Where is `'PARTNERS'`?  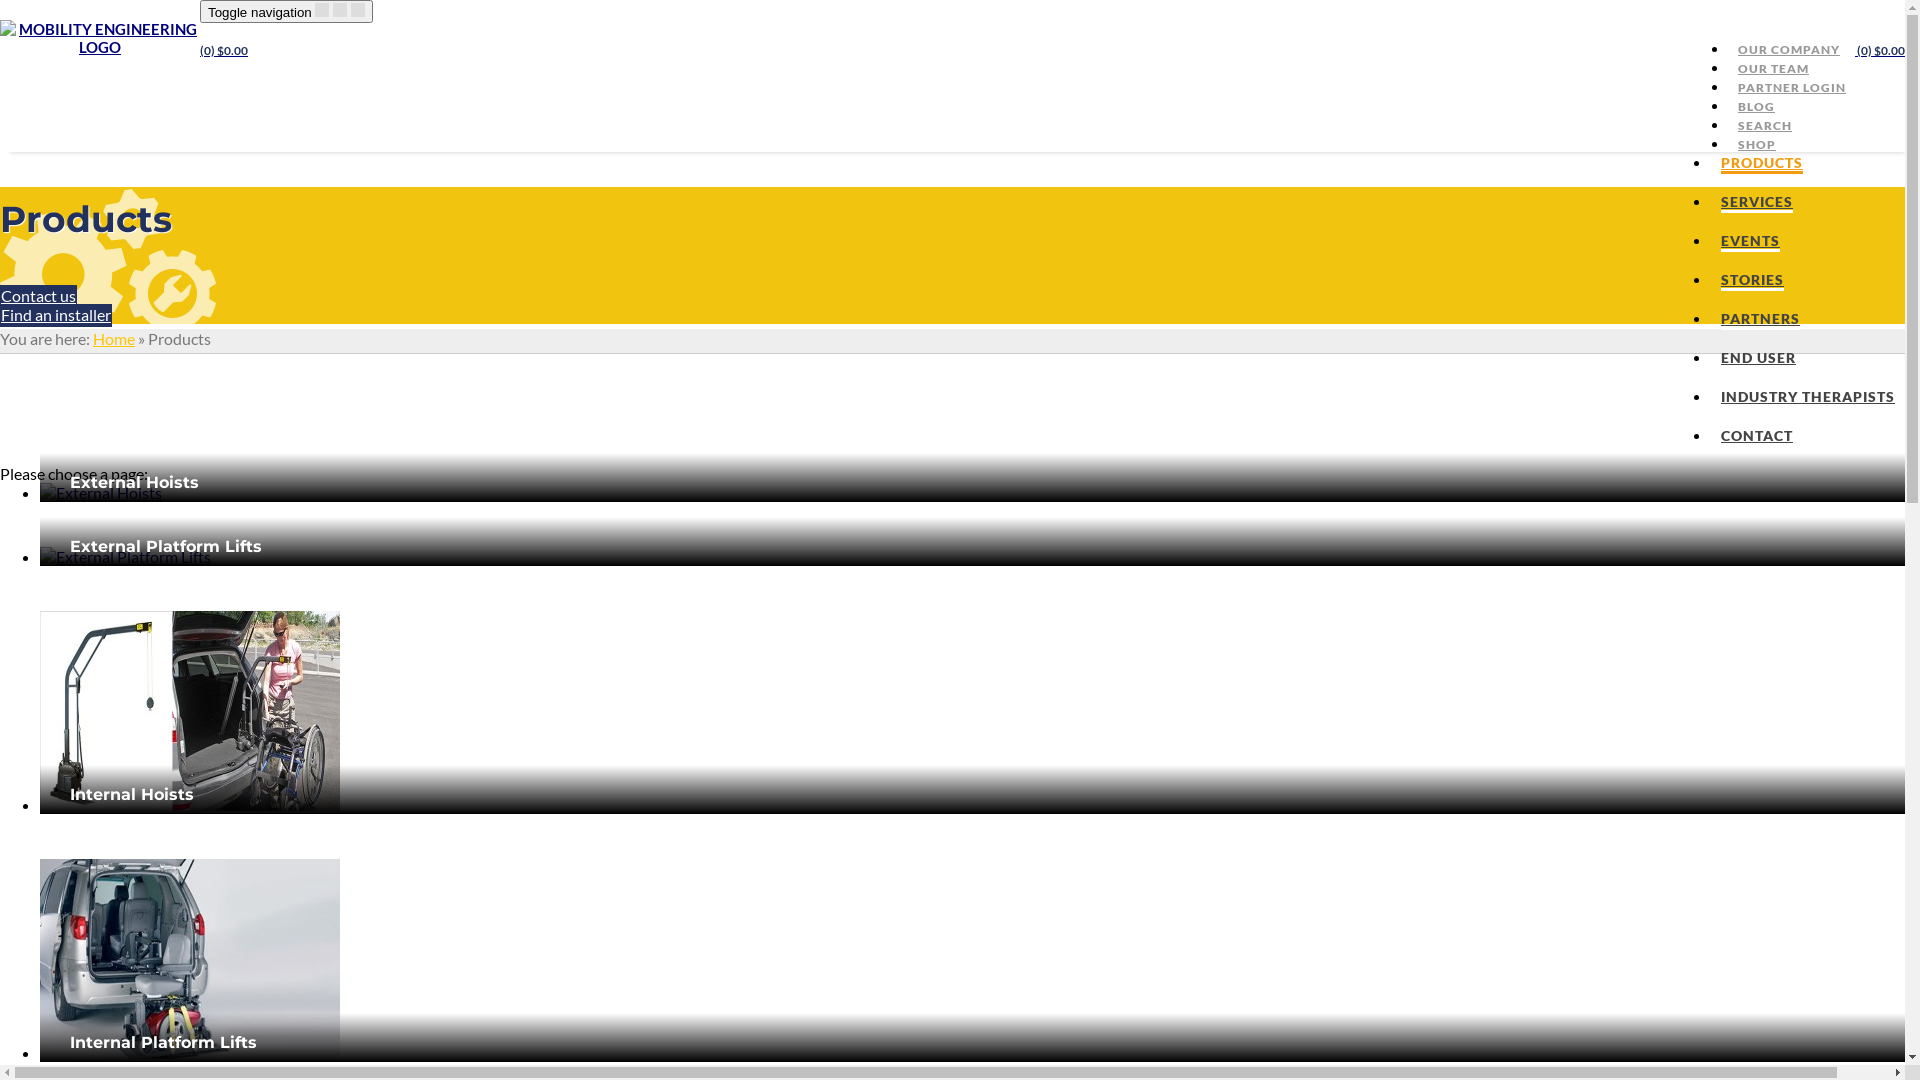 'PARTNERS' is located at coordinates (1760, 319).